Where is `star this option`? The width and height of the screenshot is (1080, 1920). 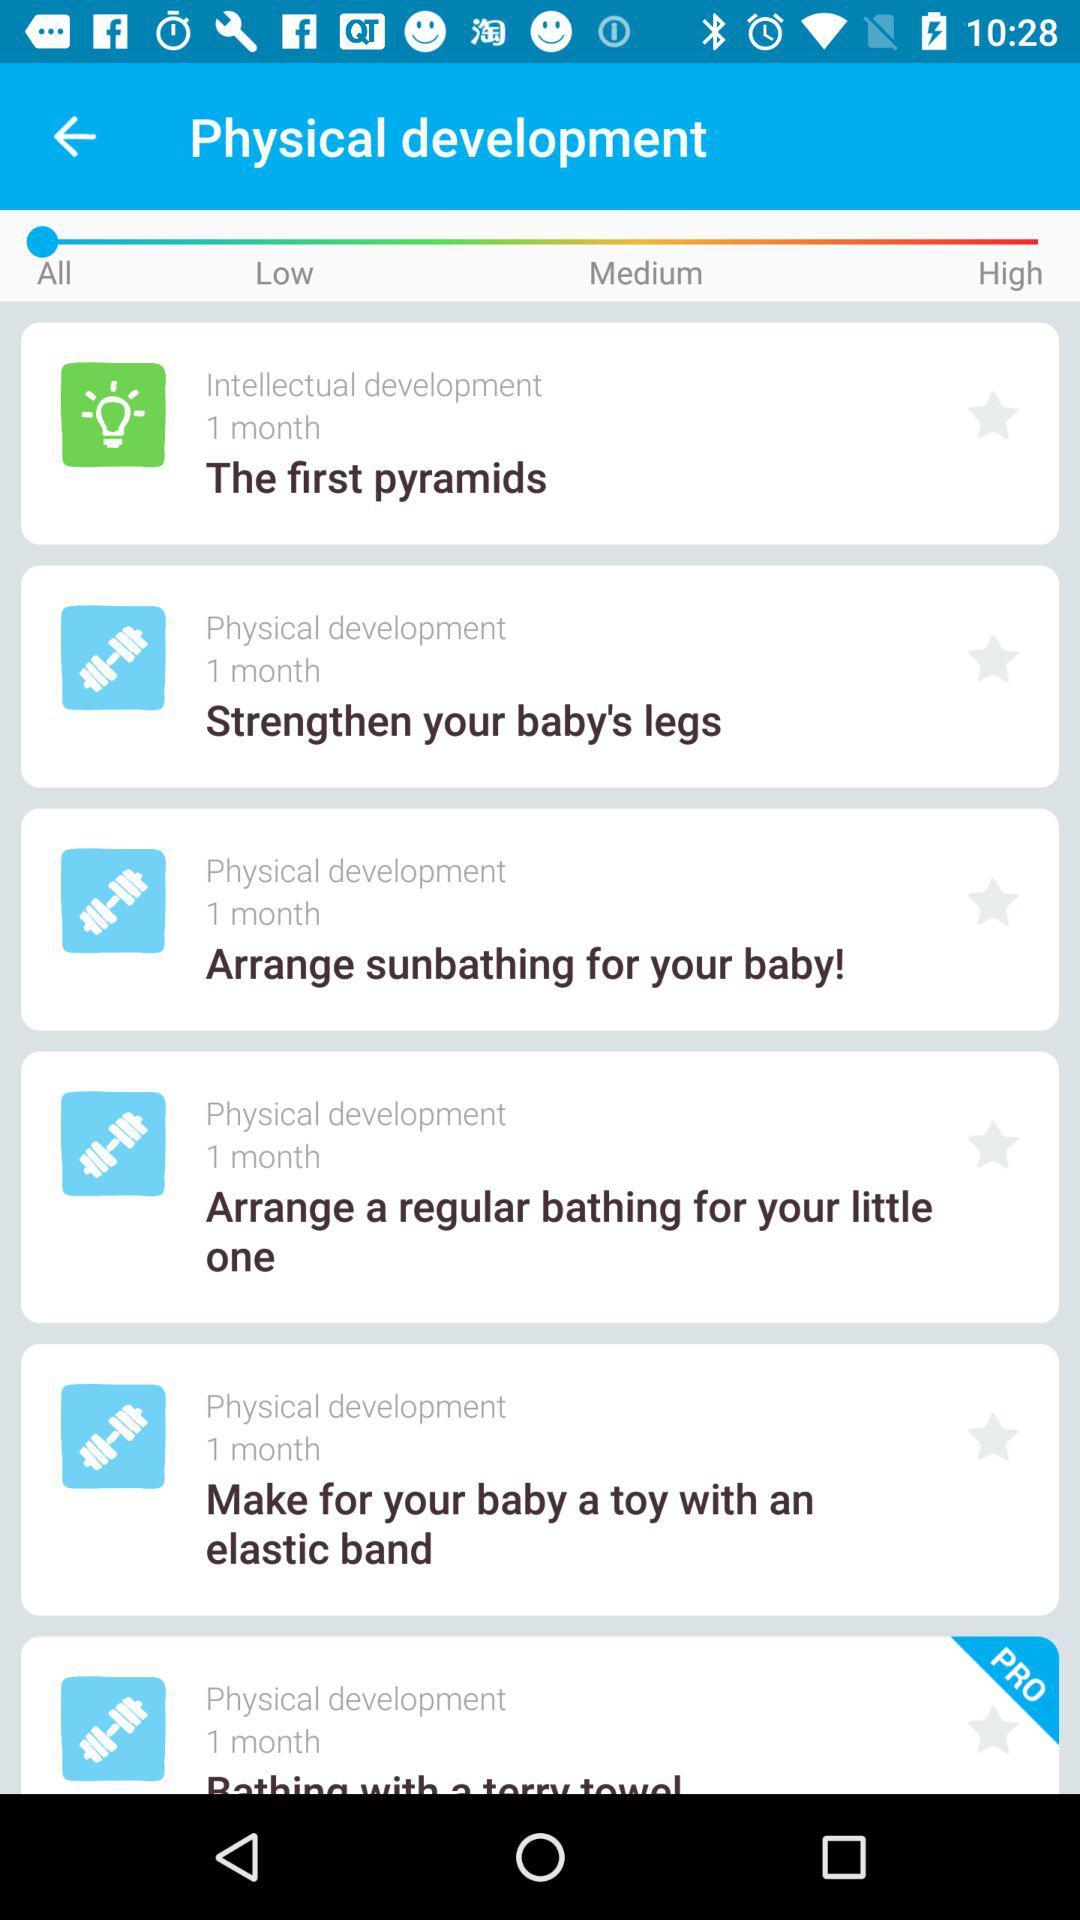
star this option is located at coordinates (993, 1728).